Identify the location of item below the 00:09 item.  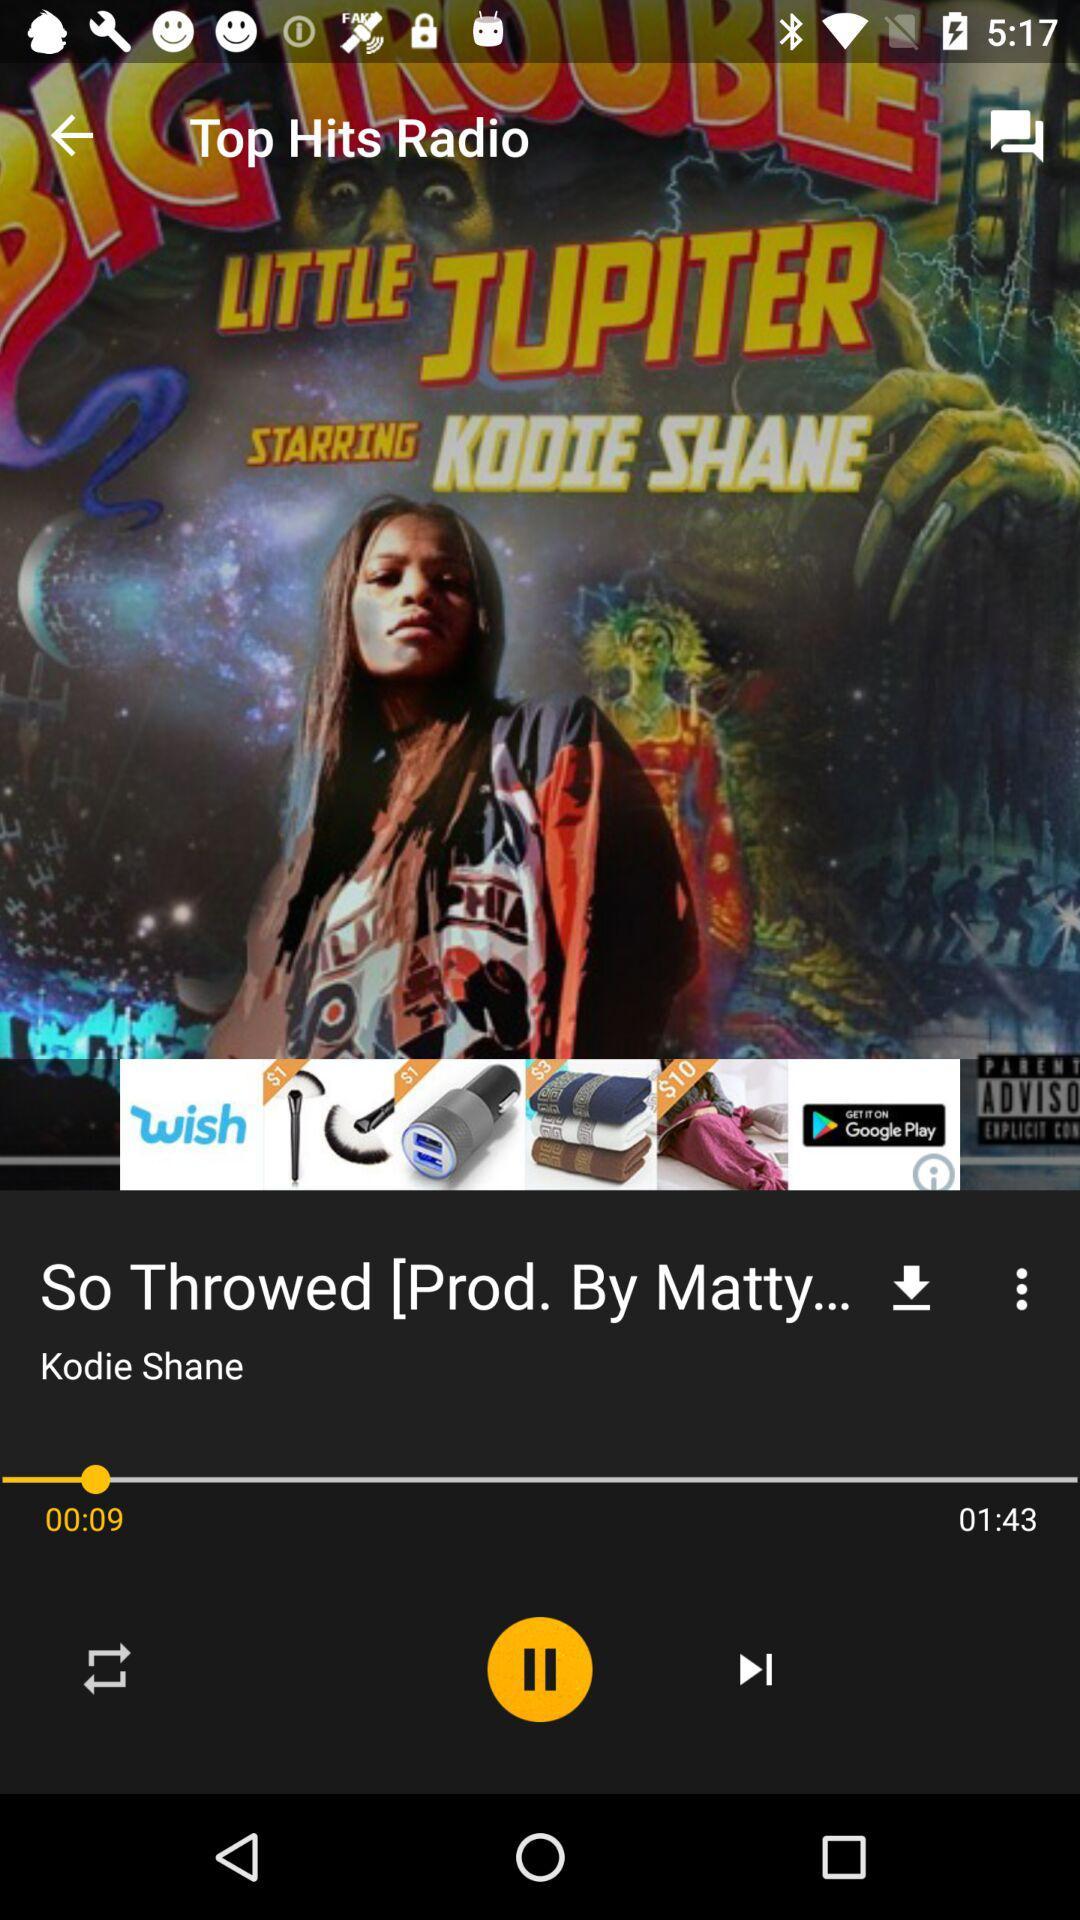
(108, 1669).